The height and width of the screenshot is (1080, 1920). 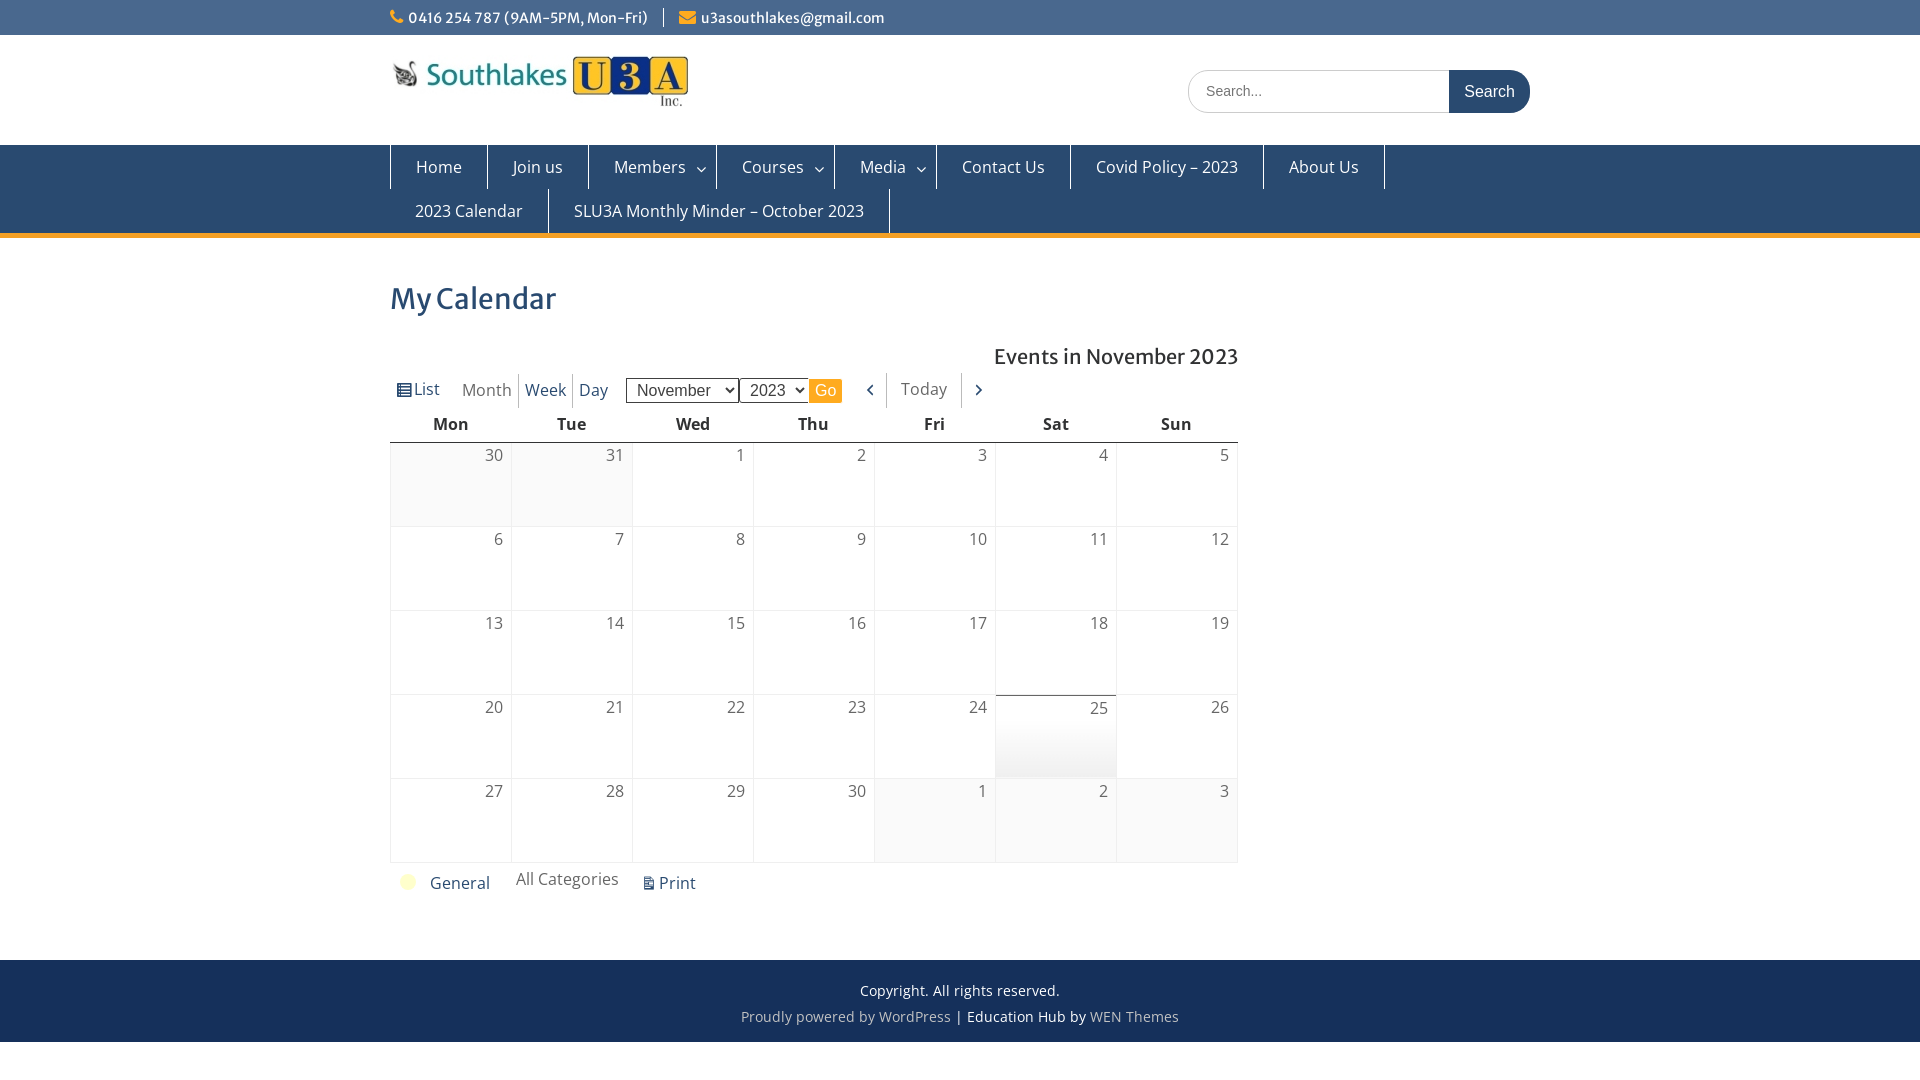 What do you see at coordinates (592, 390) in the screenshot?
I see `'Day'` at bounding box center [592, 390].